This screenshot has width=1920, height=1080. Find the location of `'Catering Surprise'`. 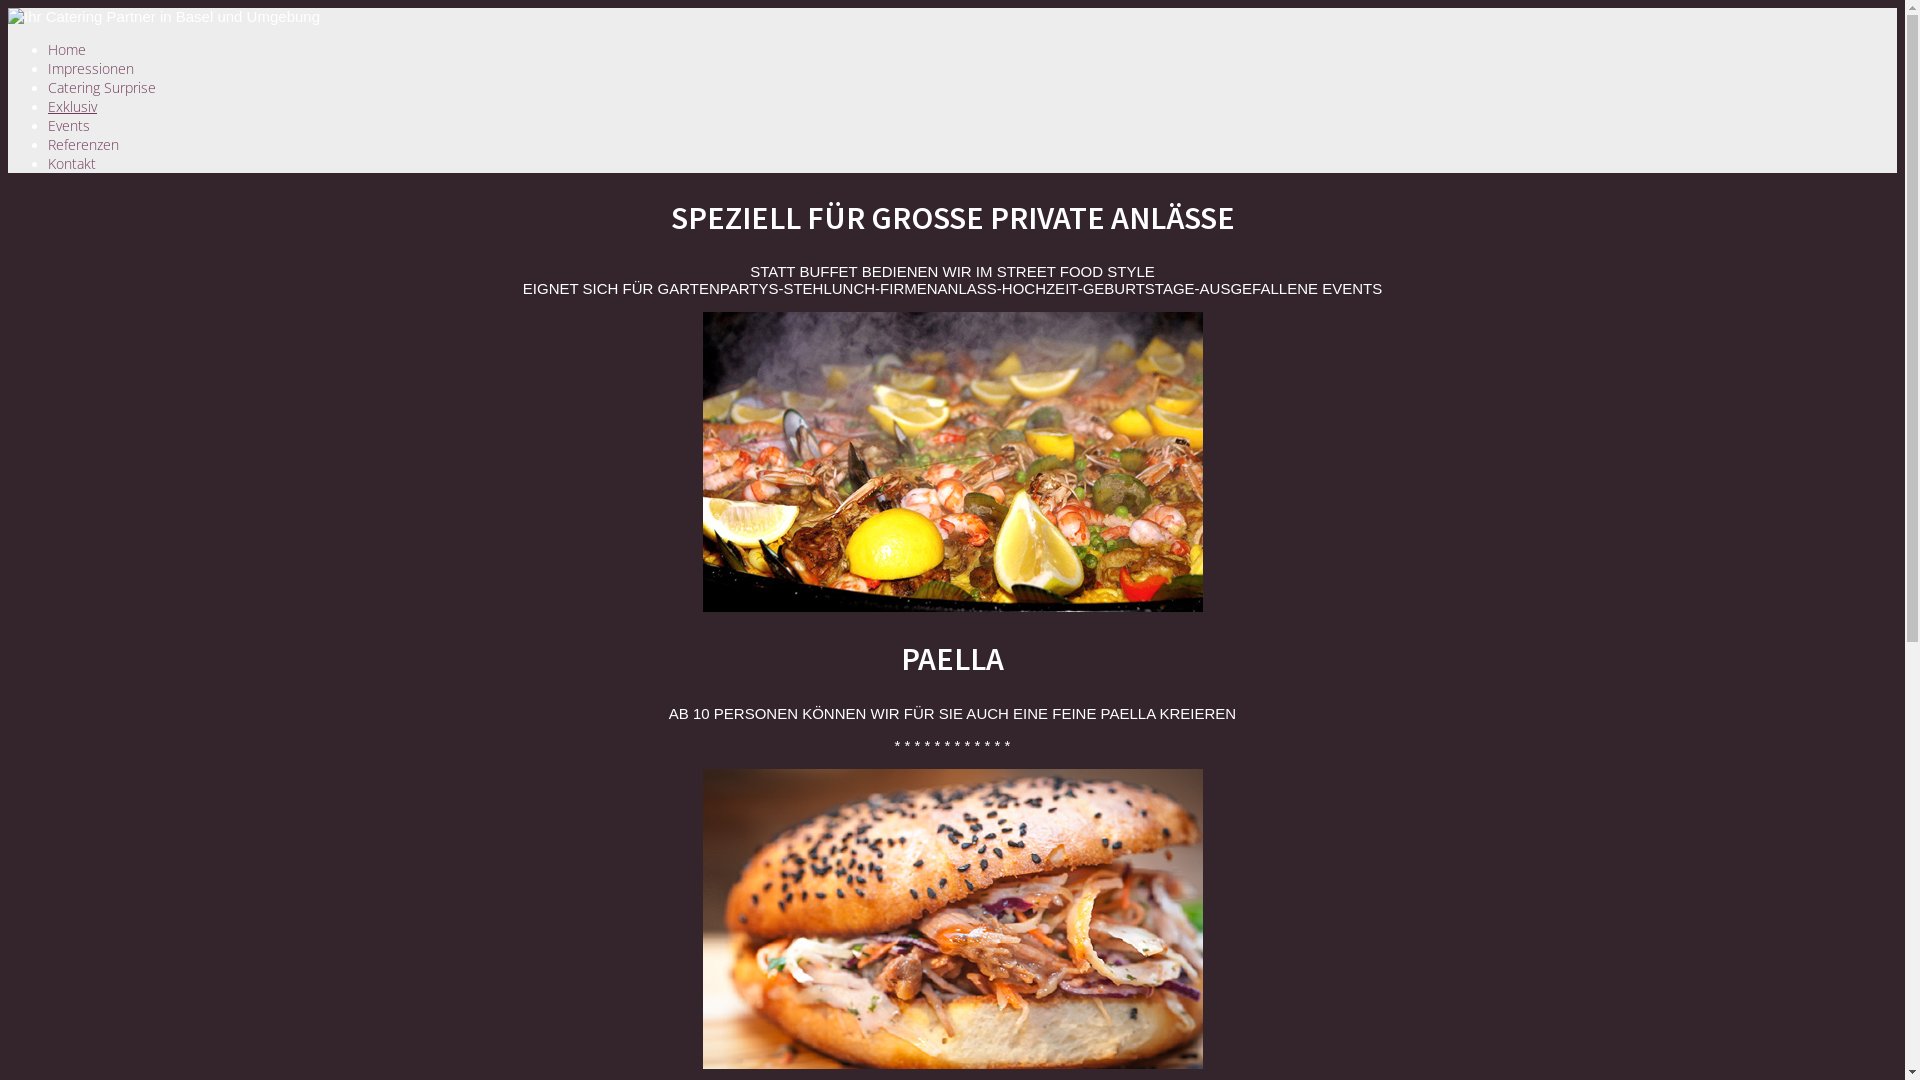

'Catering Surprise' is located at coordinates (100, 86).